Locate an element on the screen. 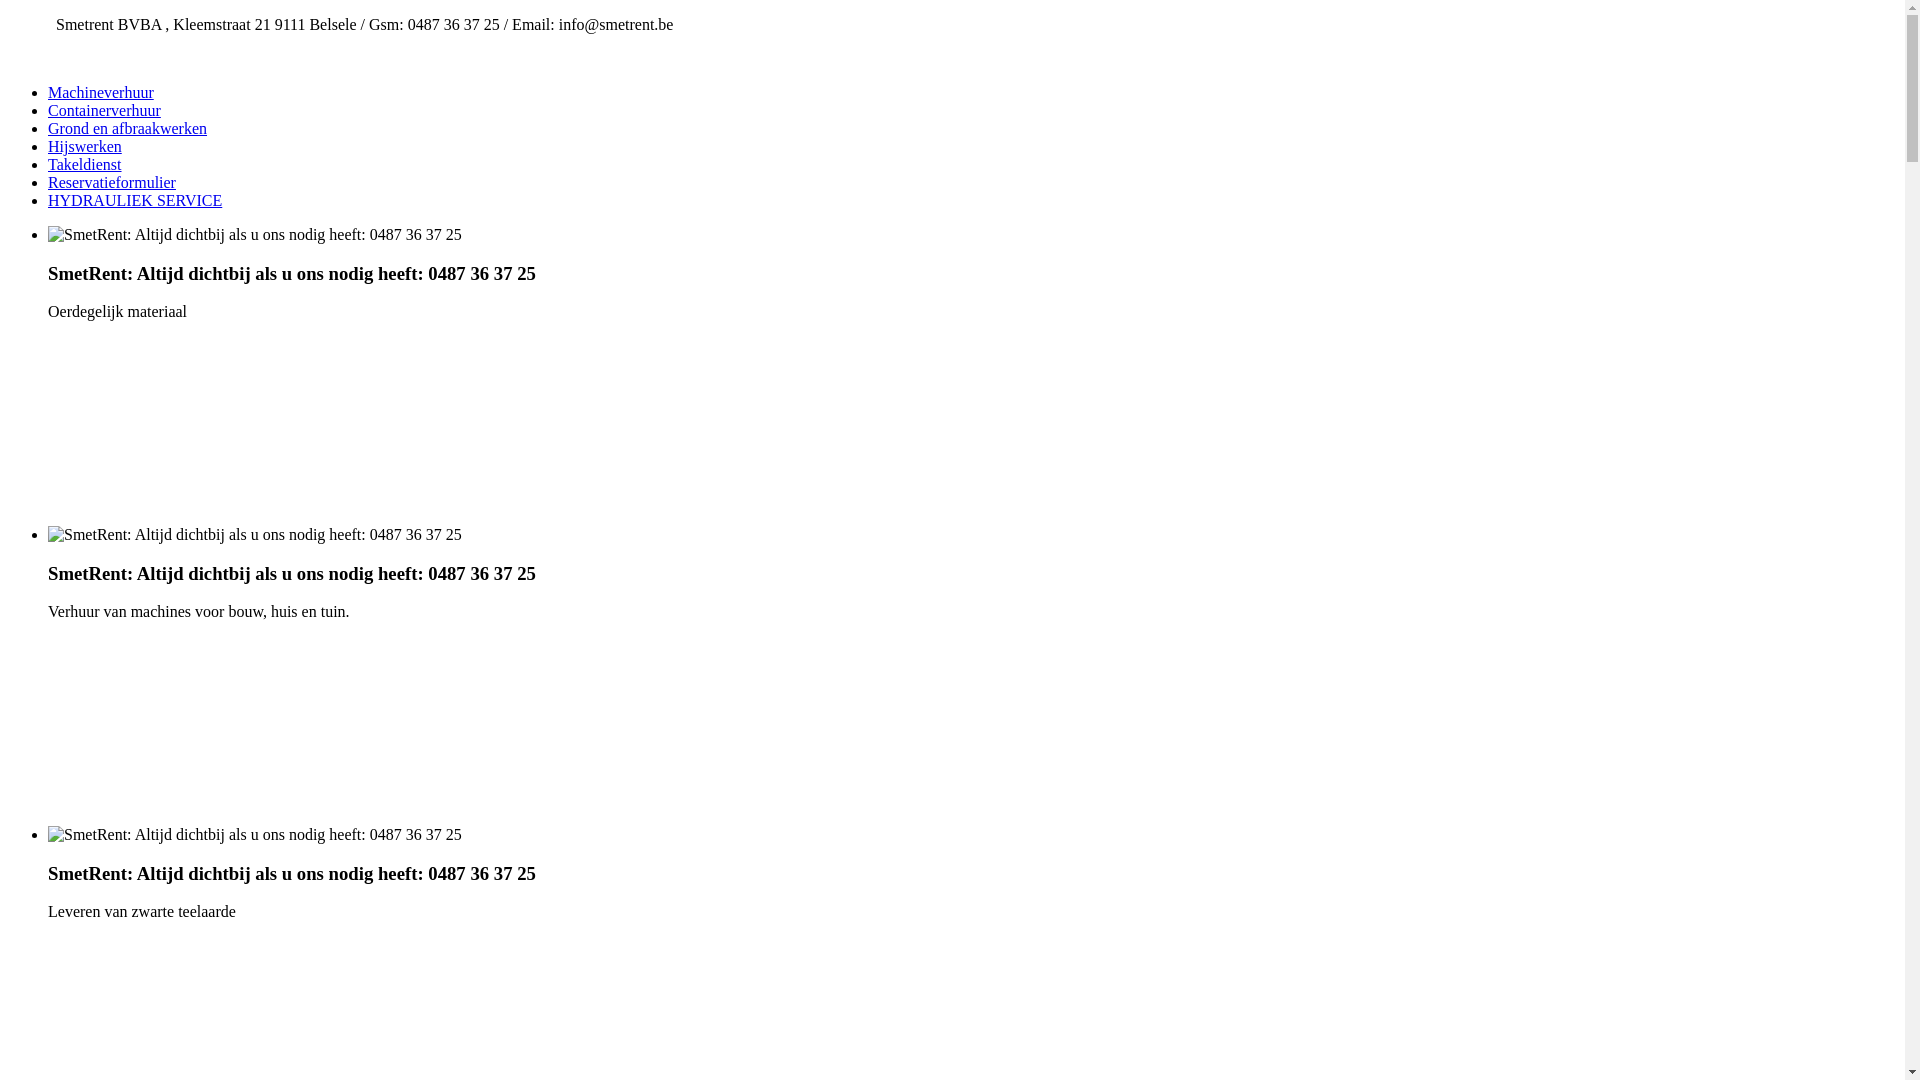 This screenshot has height=1080, width=1920. 'Containerverhuur' is located at coordinates (48, 110).